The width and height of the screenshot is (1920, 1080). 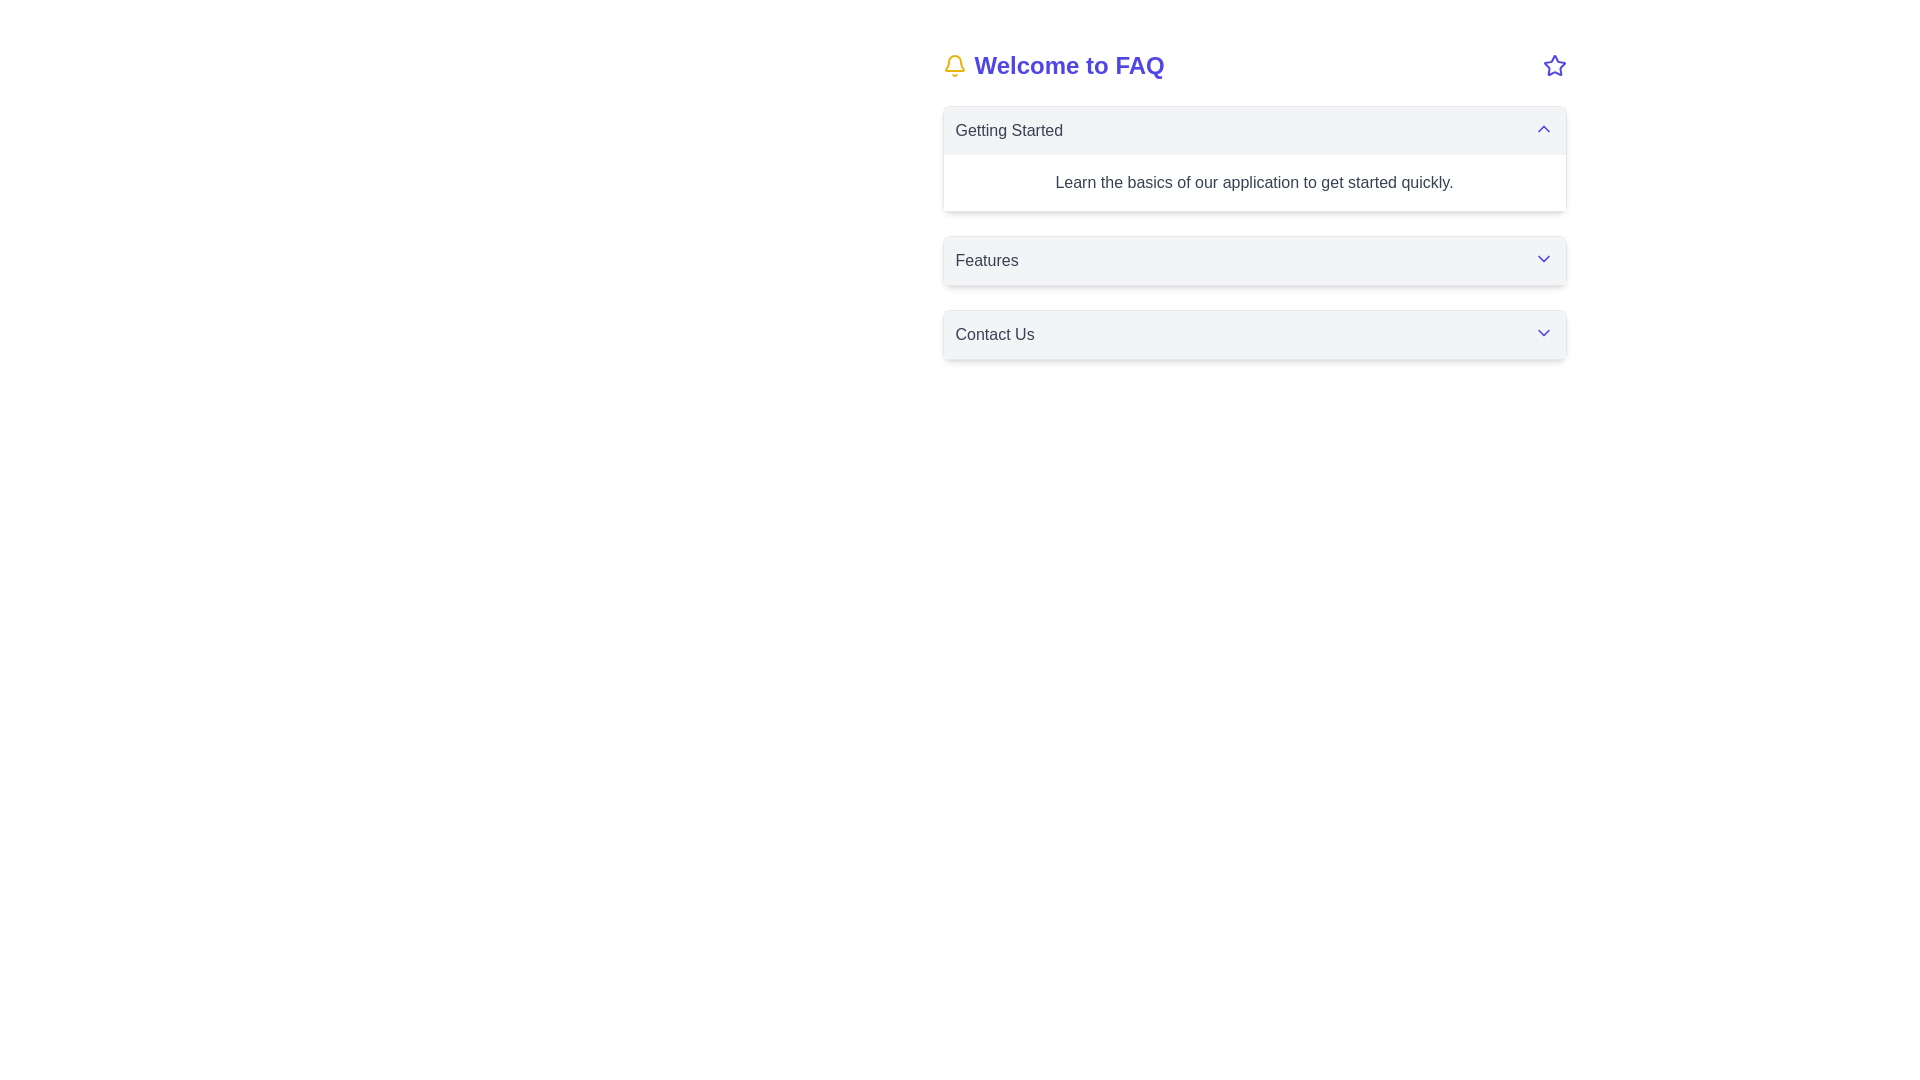 What do you see at coordinates (953, 64) in the screenshot?
I see `the yellow bell icon outlined in bold strokes located to the left of the 'Welcome to FAQ' text` at bounding box center [953, 64].